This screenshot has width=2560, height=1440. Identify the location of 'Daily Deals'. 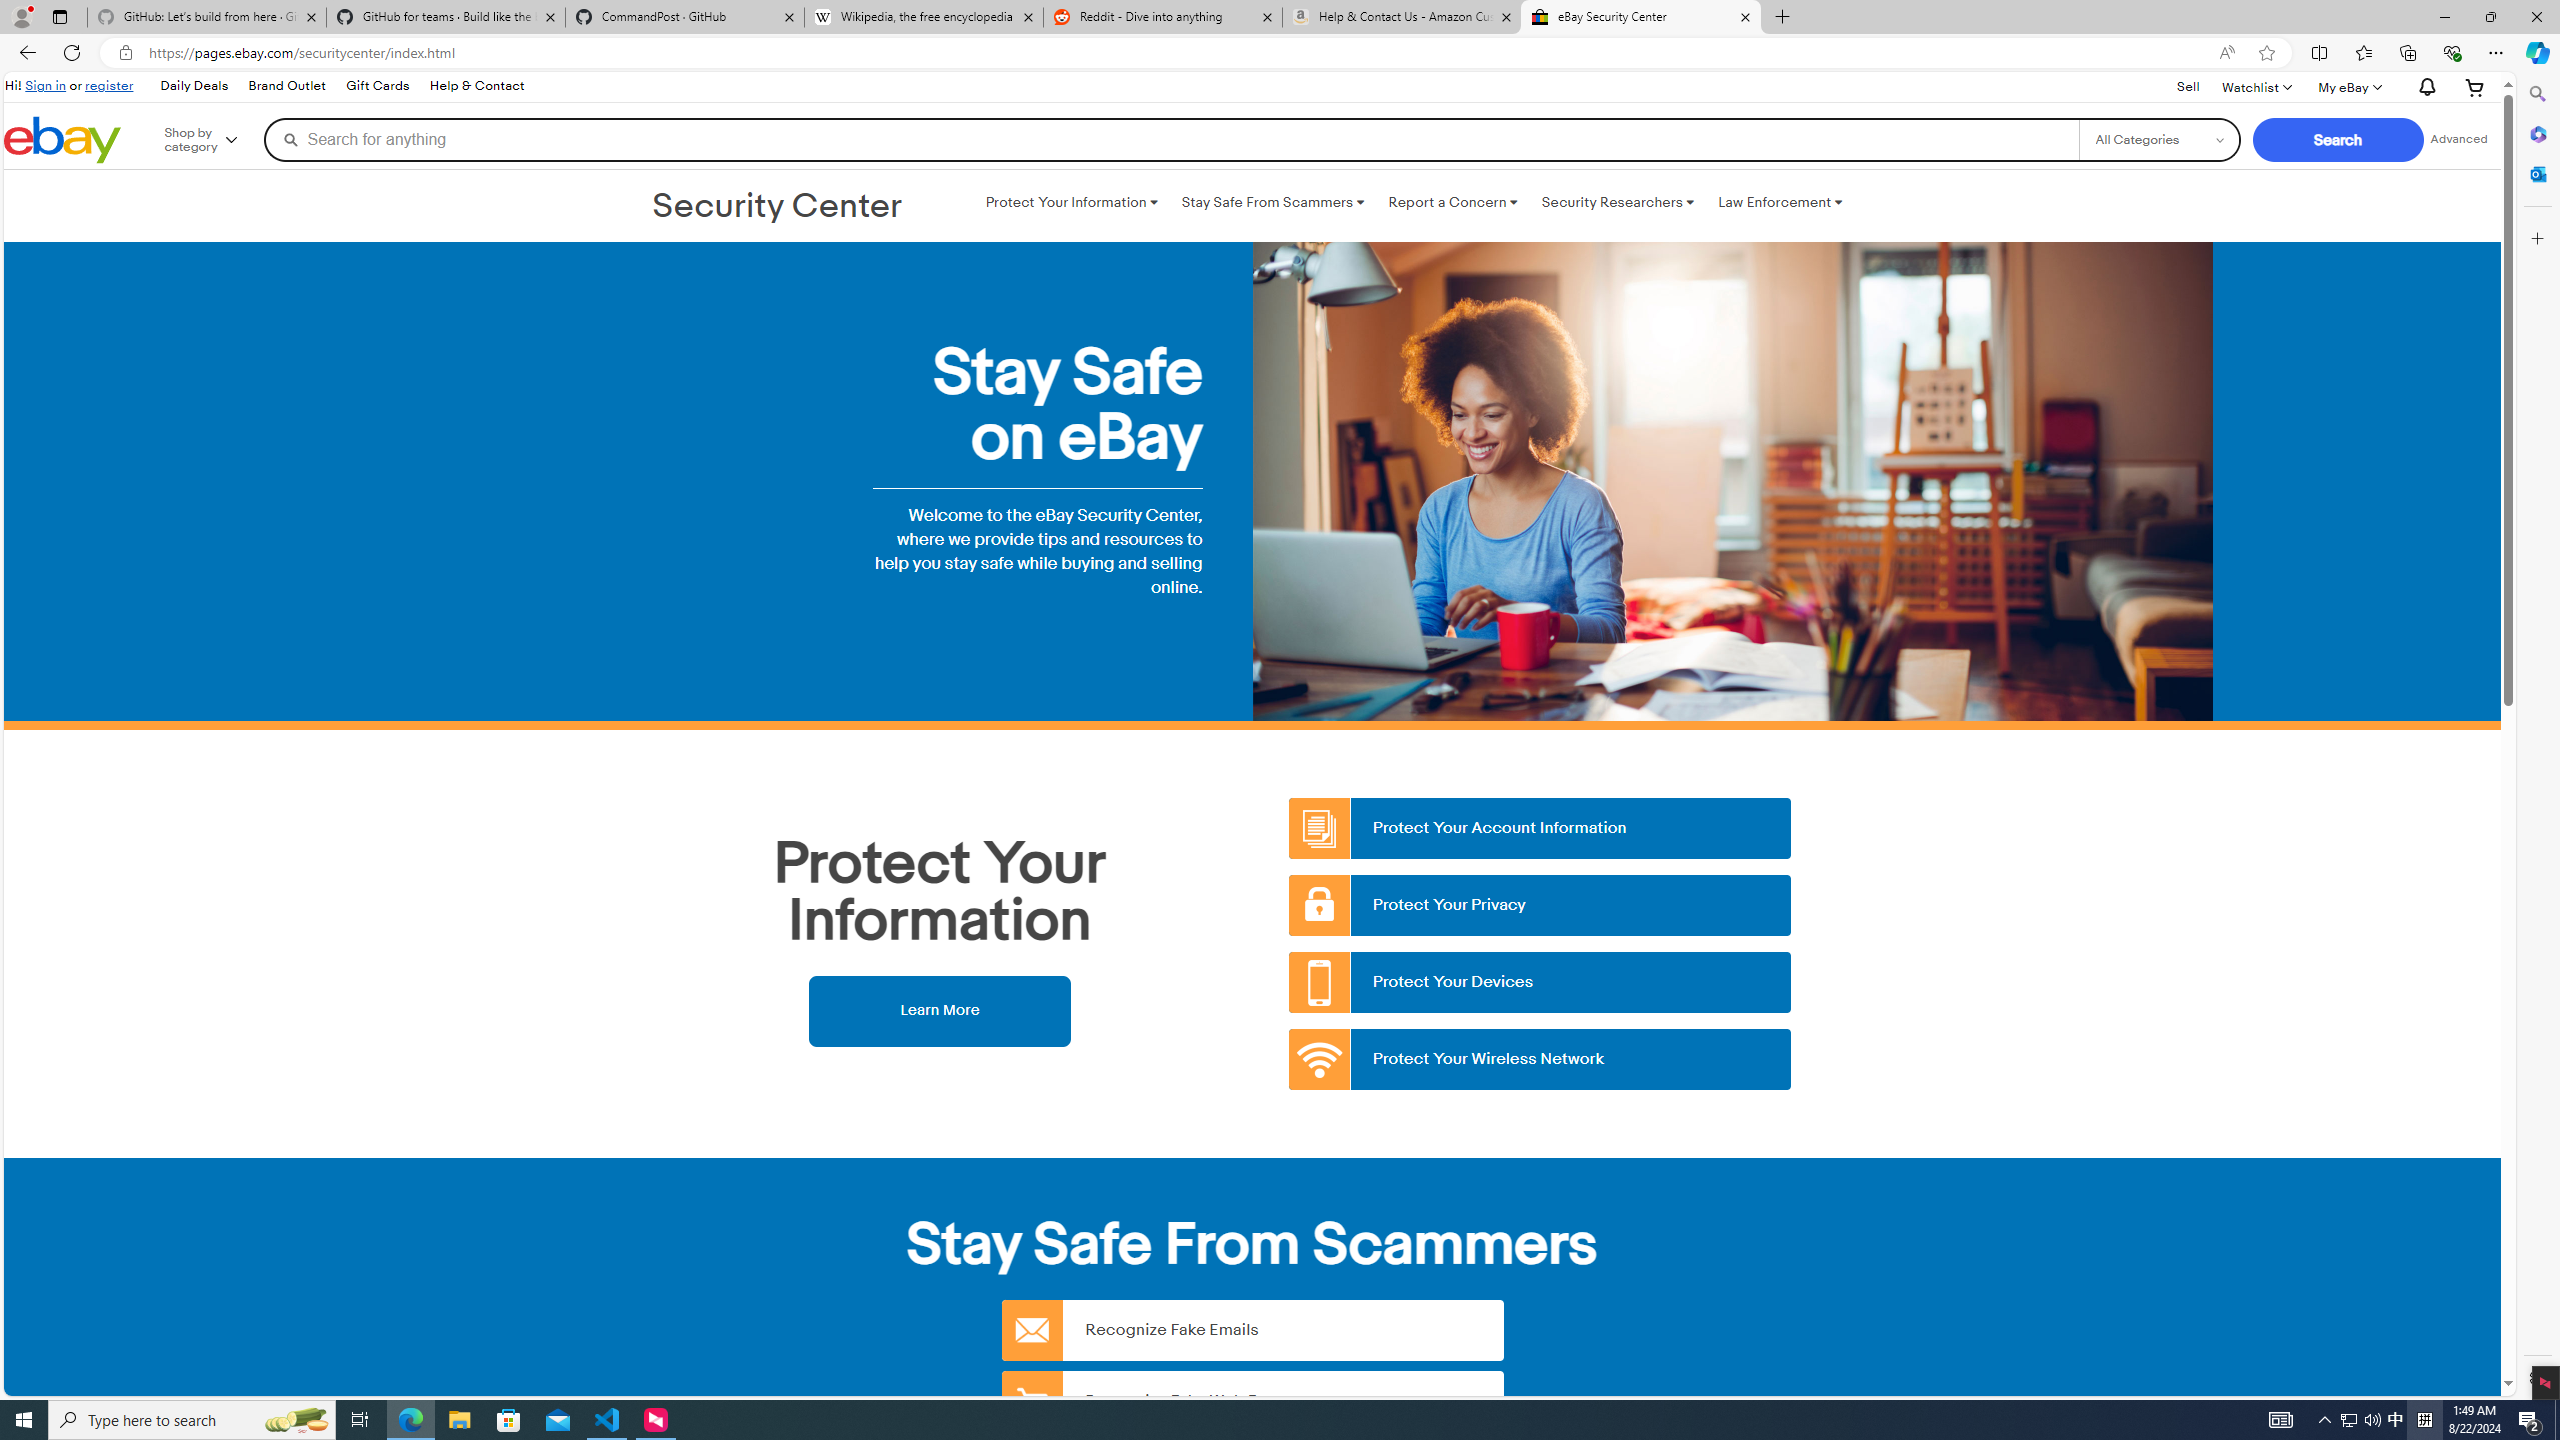
(192, 87).